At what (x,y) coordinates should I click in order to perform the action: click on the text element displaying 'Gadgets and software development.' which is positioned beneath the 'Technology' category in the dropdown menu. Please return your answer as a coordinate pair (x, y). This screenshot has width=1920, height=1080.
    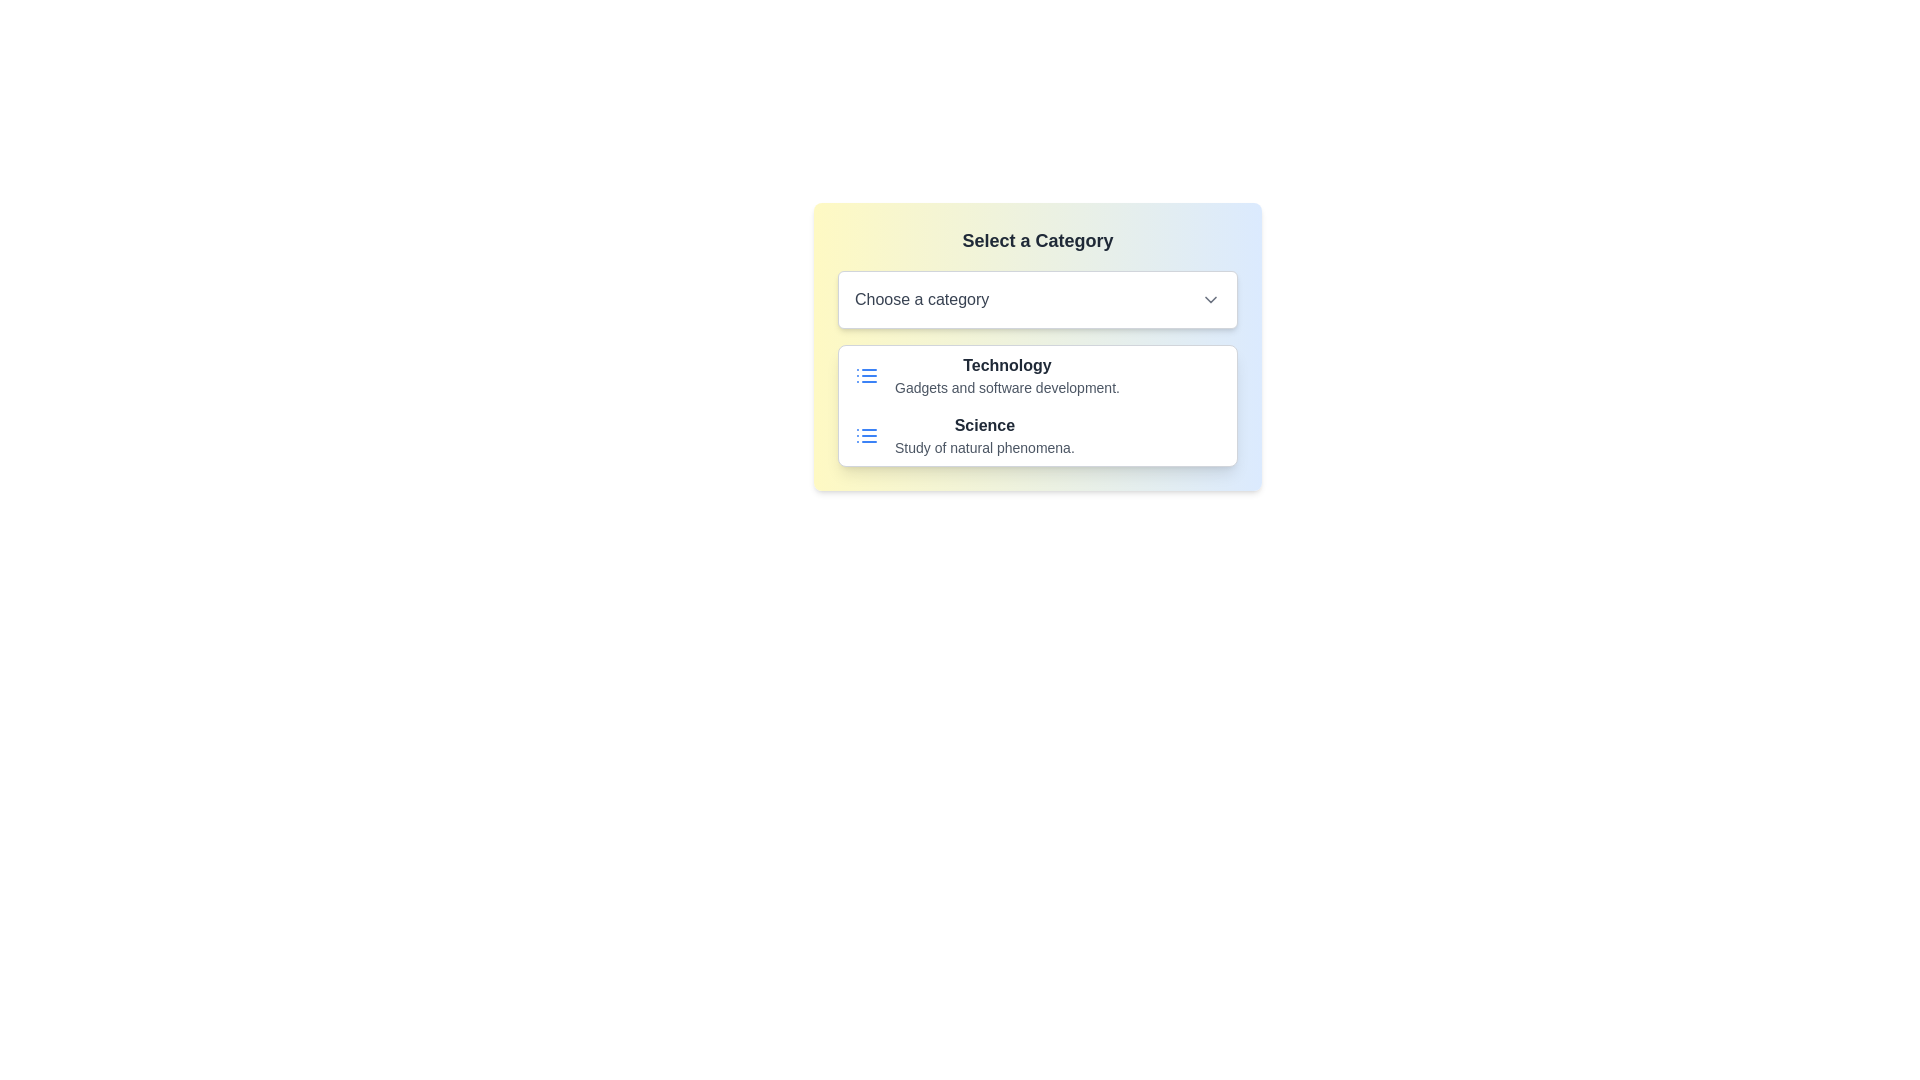
    Looking at the image, I should click on (1007, 388).